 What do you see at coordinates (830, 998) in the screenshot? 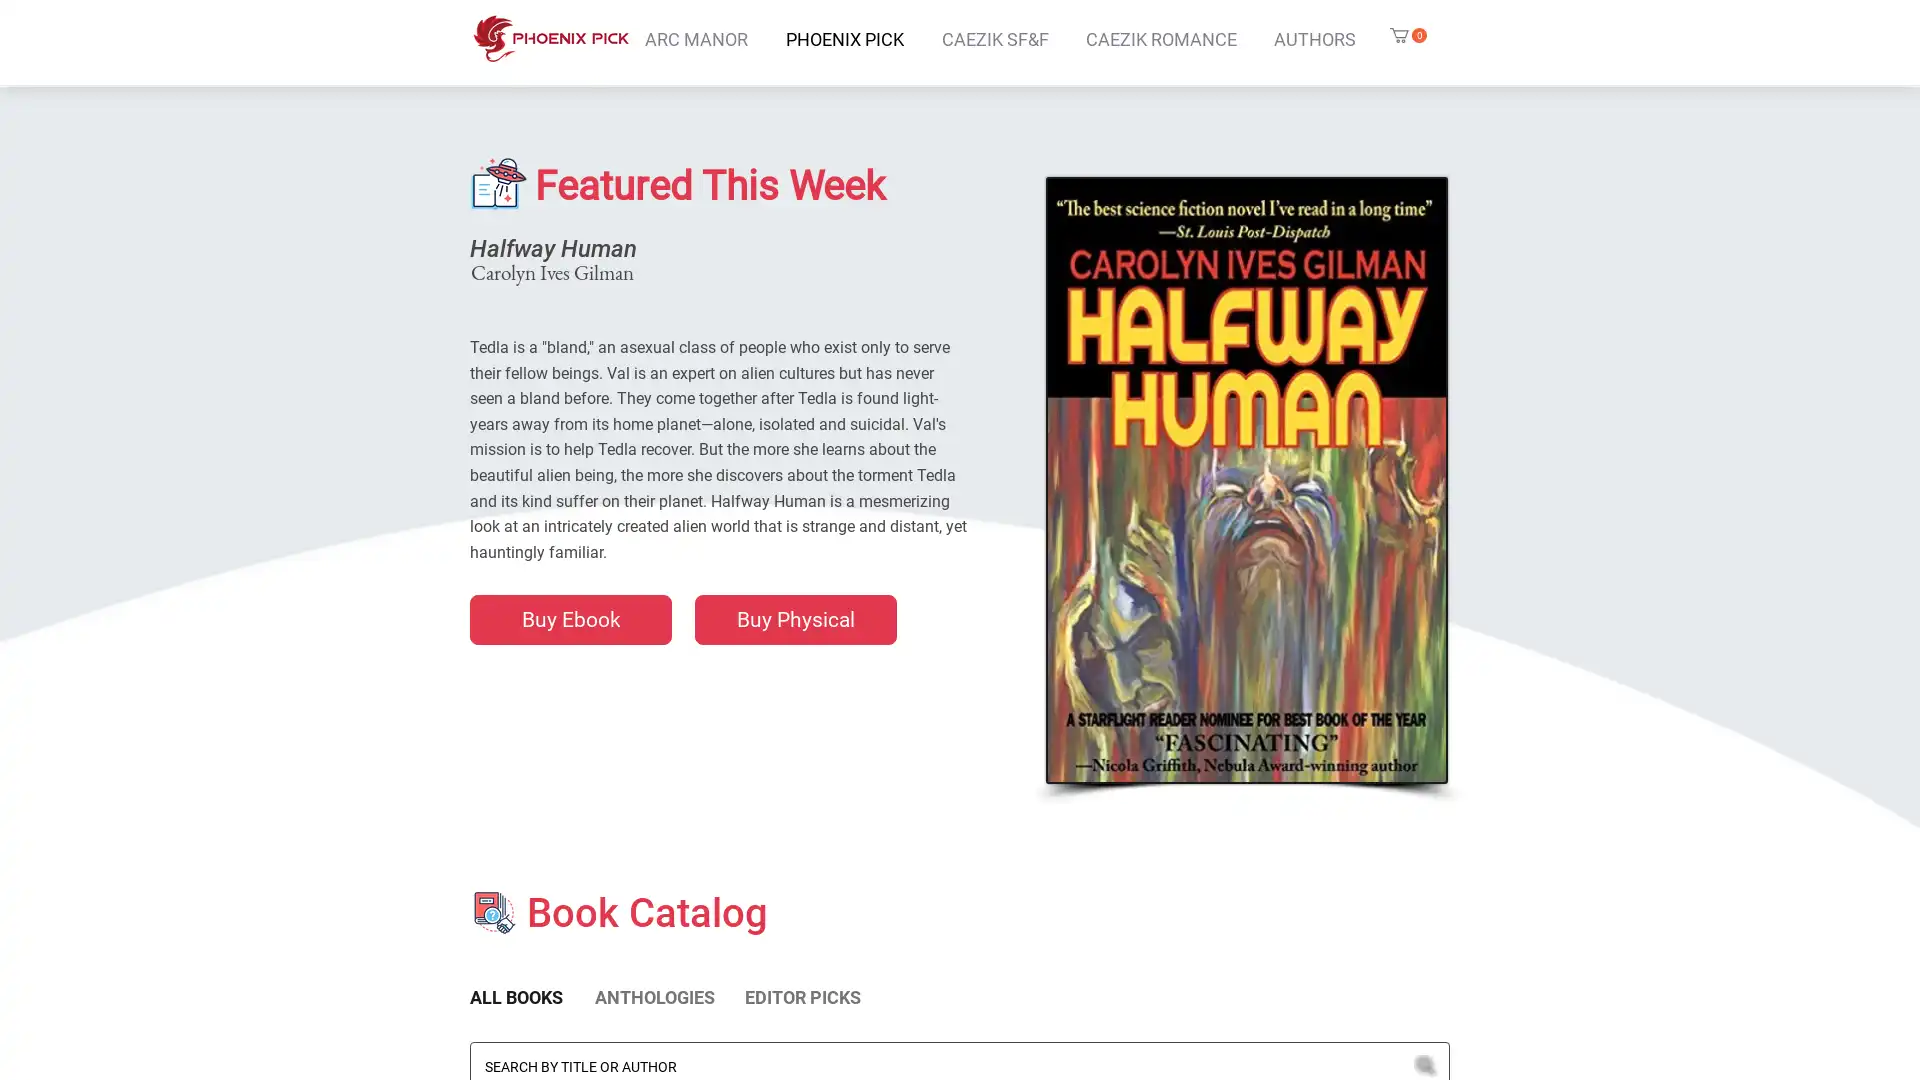
I see `EDITOR PICKS` at bounding box center [830, 998].